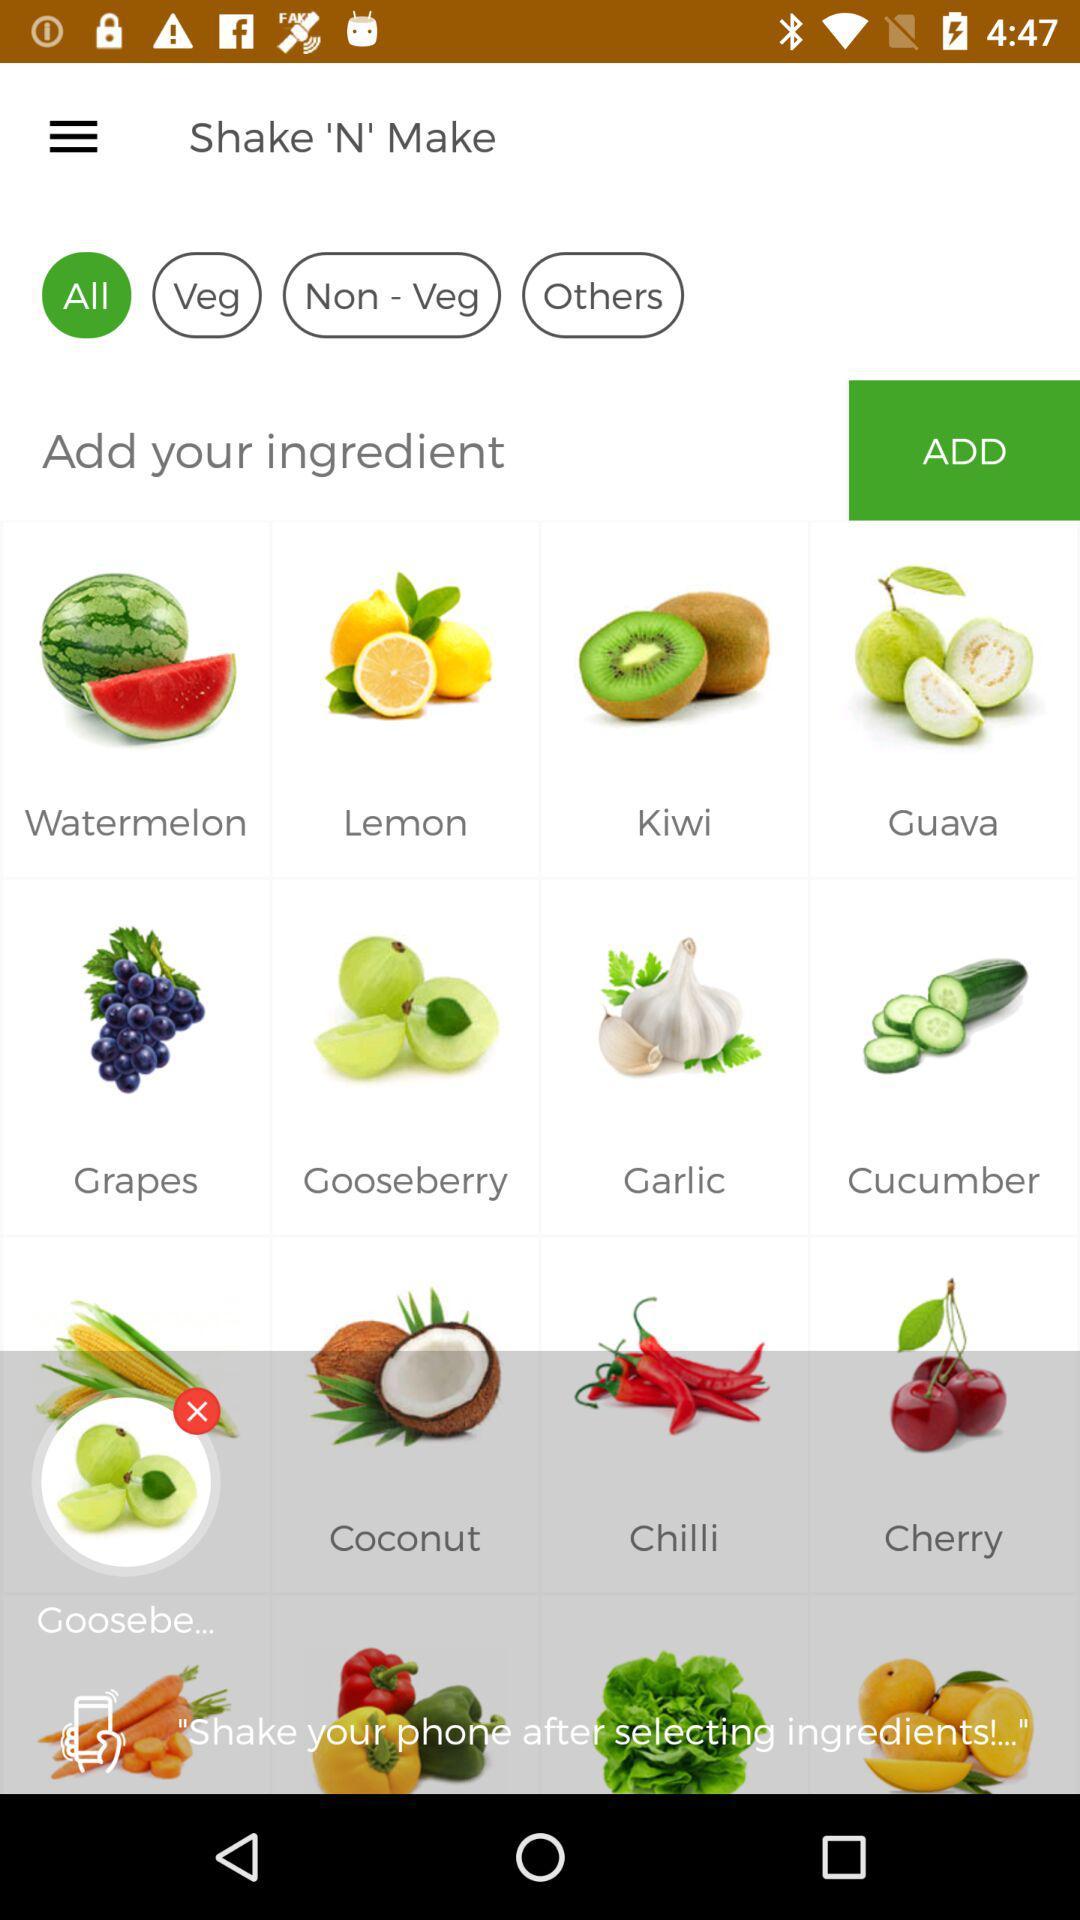 This screenshot has width=1080, height=1920. Describe the element at coordinates (423, 449) in the screenshot. I see `ingredients` at that location.